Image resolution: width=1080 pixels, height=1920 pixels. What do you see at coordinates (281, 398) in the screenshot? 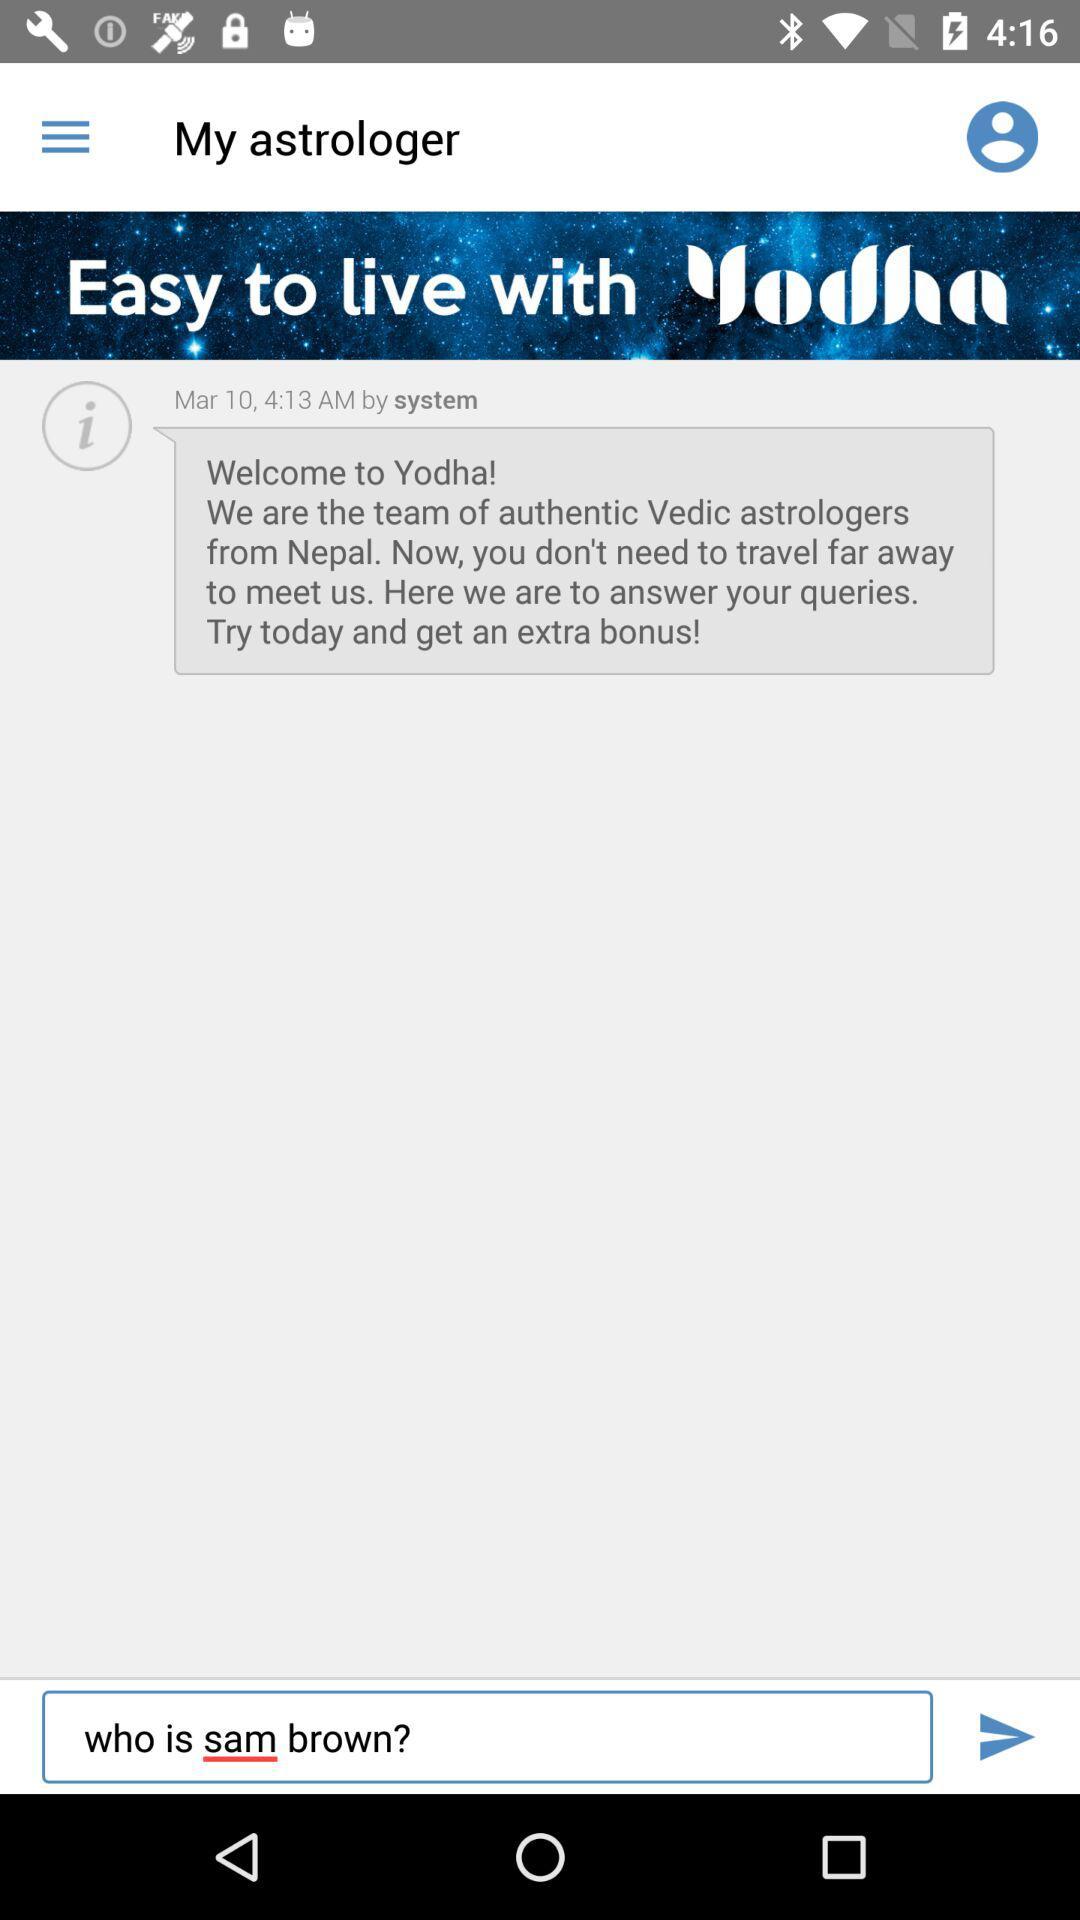
I see `mar 10 4` at bounding box center [281, 398].